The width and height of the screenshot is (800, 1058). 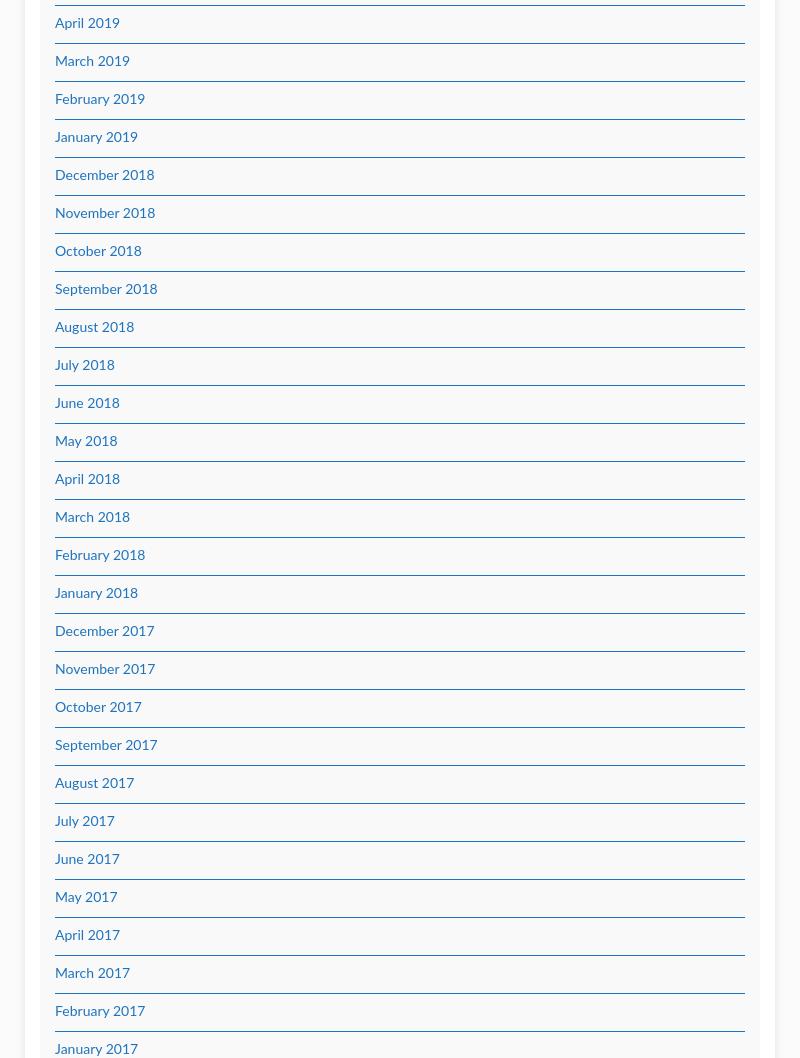 What do you see at coordinates (86, 898) in the screenshot?
I see `'May 2017'` at bounding box center [86, 898].